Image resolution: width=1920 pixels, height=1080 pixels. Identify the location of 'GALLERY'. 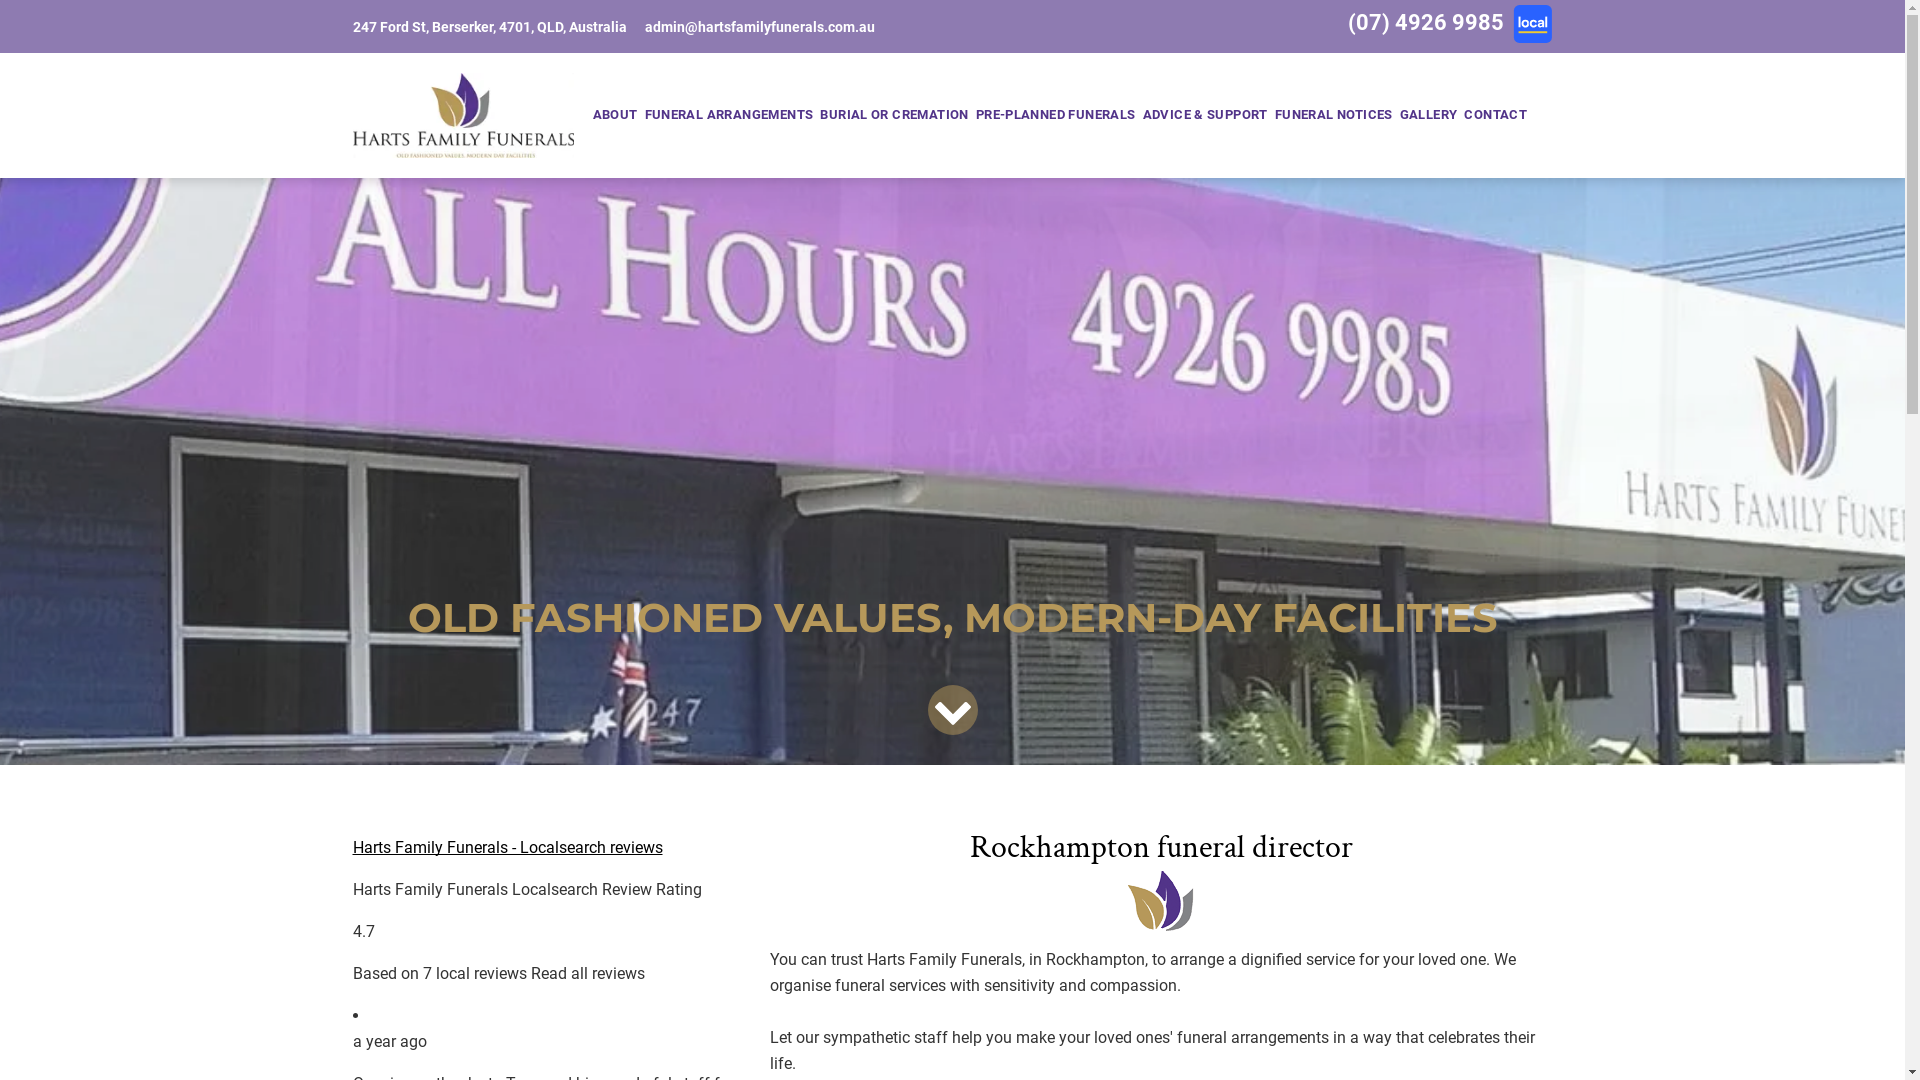
(1427, 115).